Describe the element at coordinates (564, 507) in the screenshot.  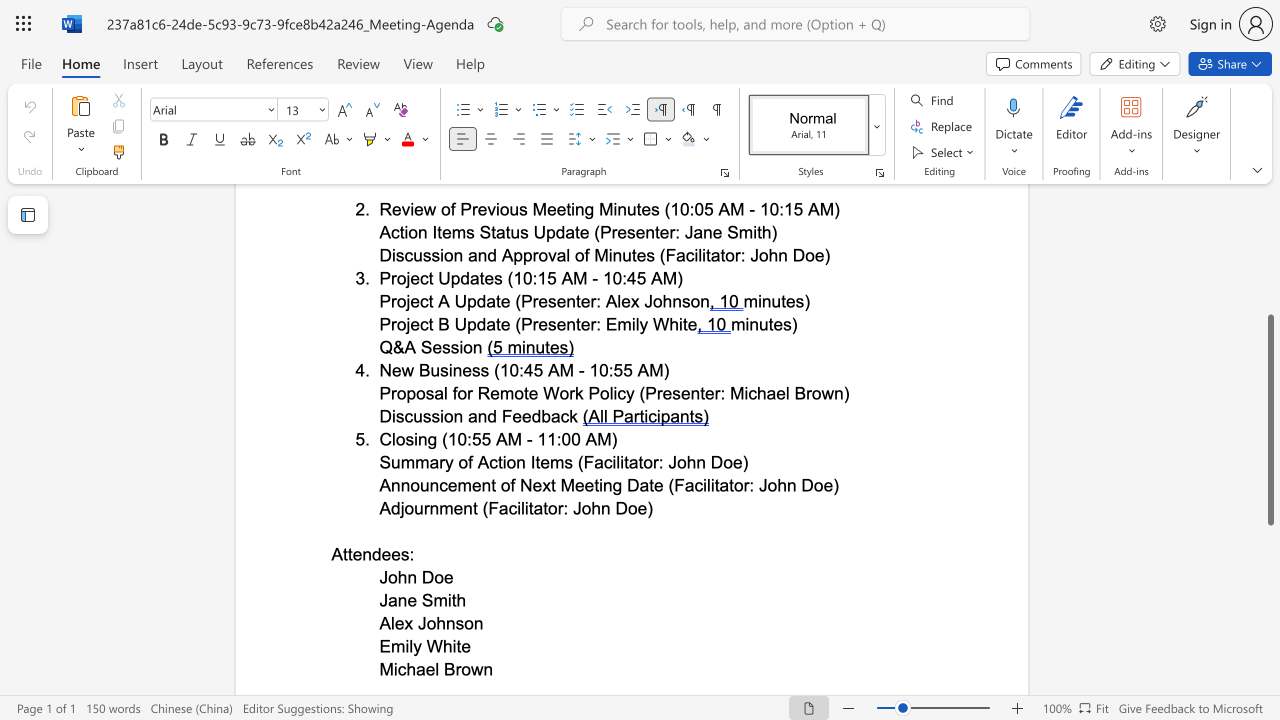
I see `the 1th character ":" in the text` at that location.